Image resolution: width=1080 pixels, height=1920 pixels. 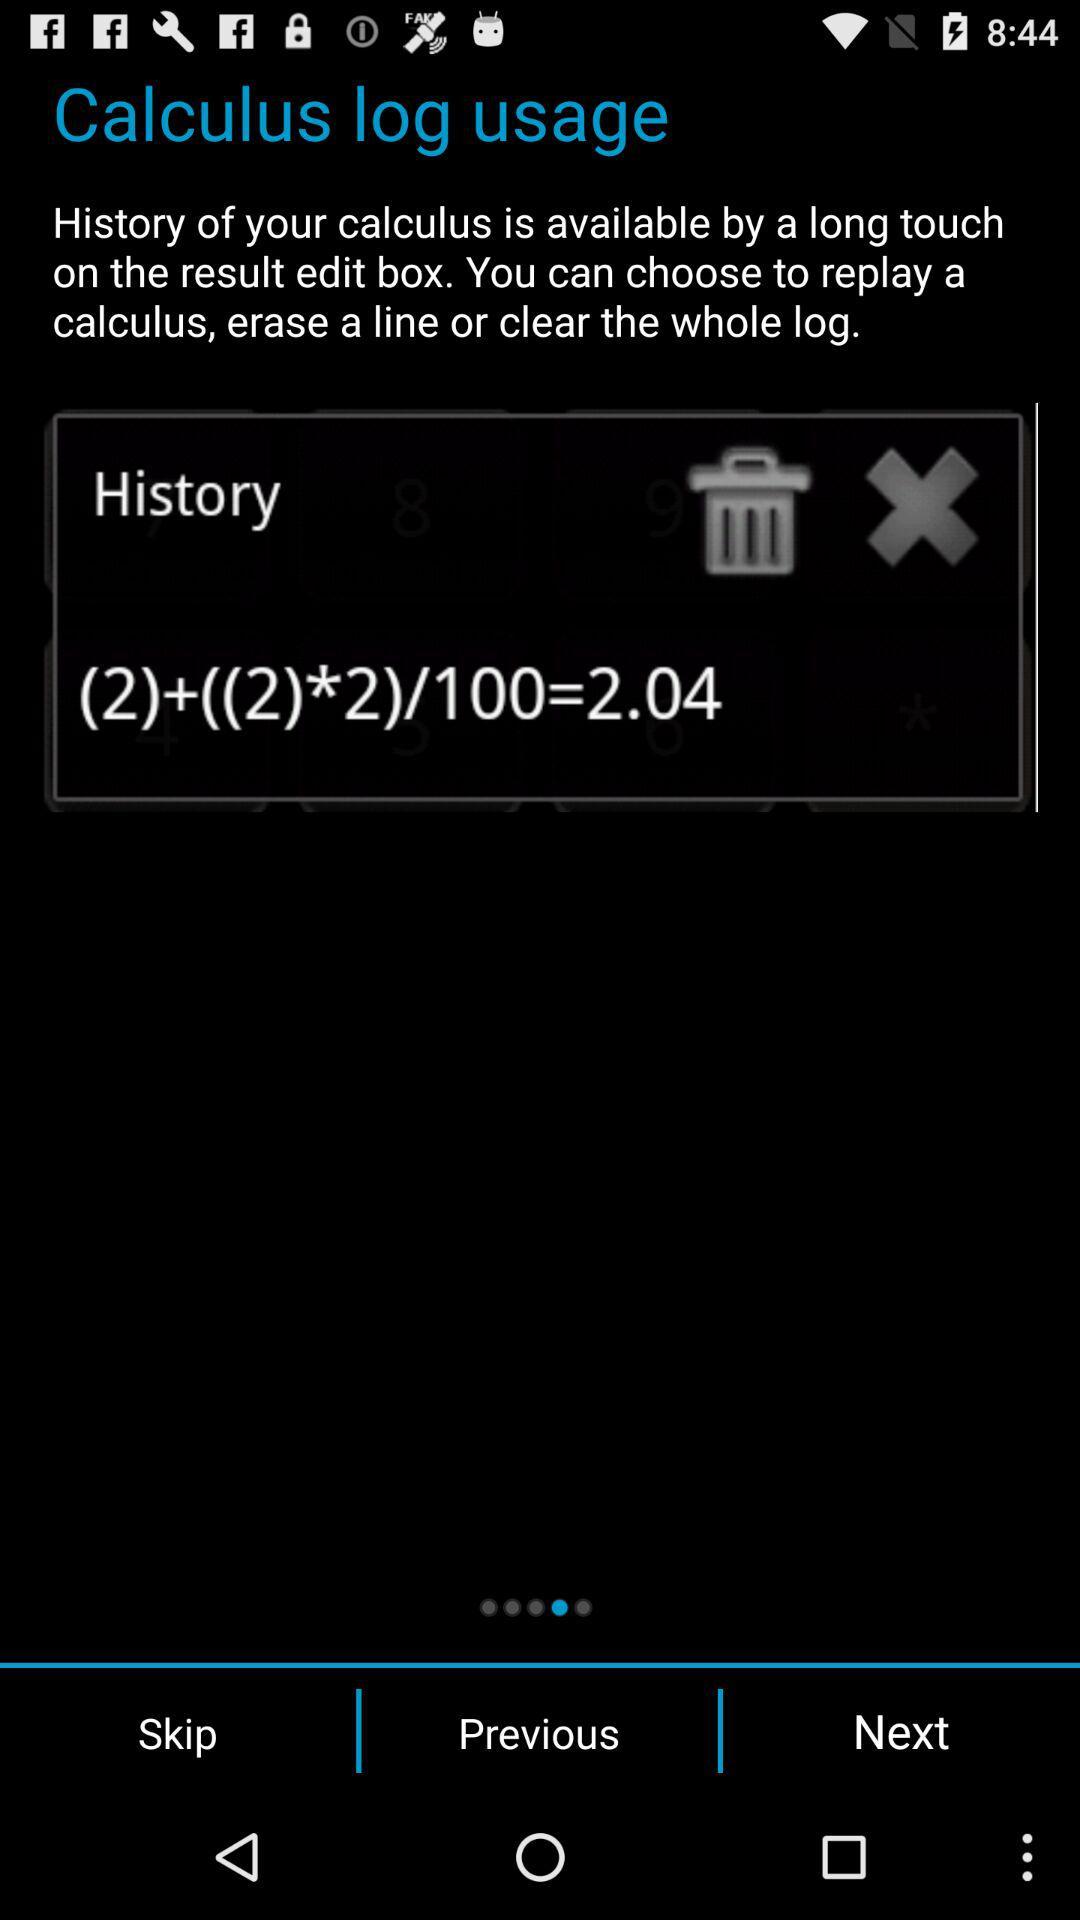 What do you see at coordinates (177, 1730) in the screenshot?
I see `skip` at bounding box center [177, 1730].